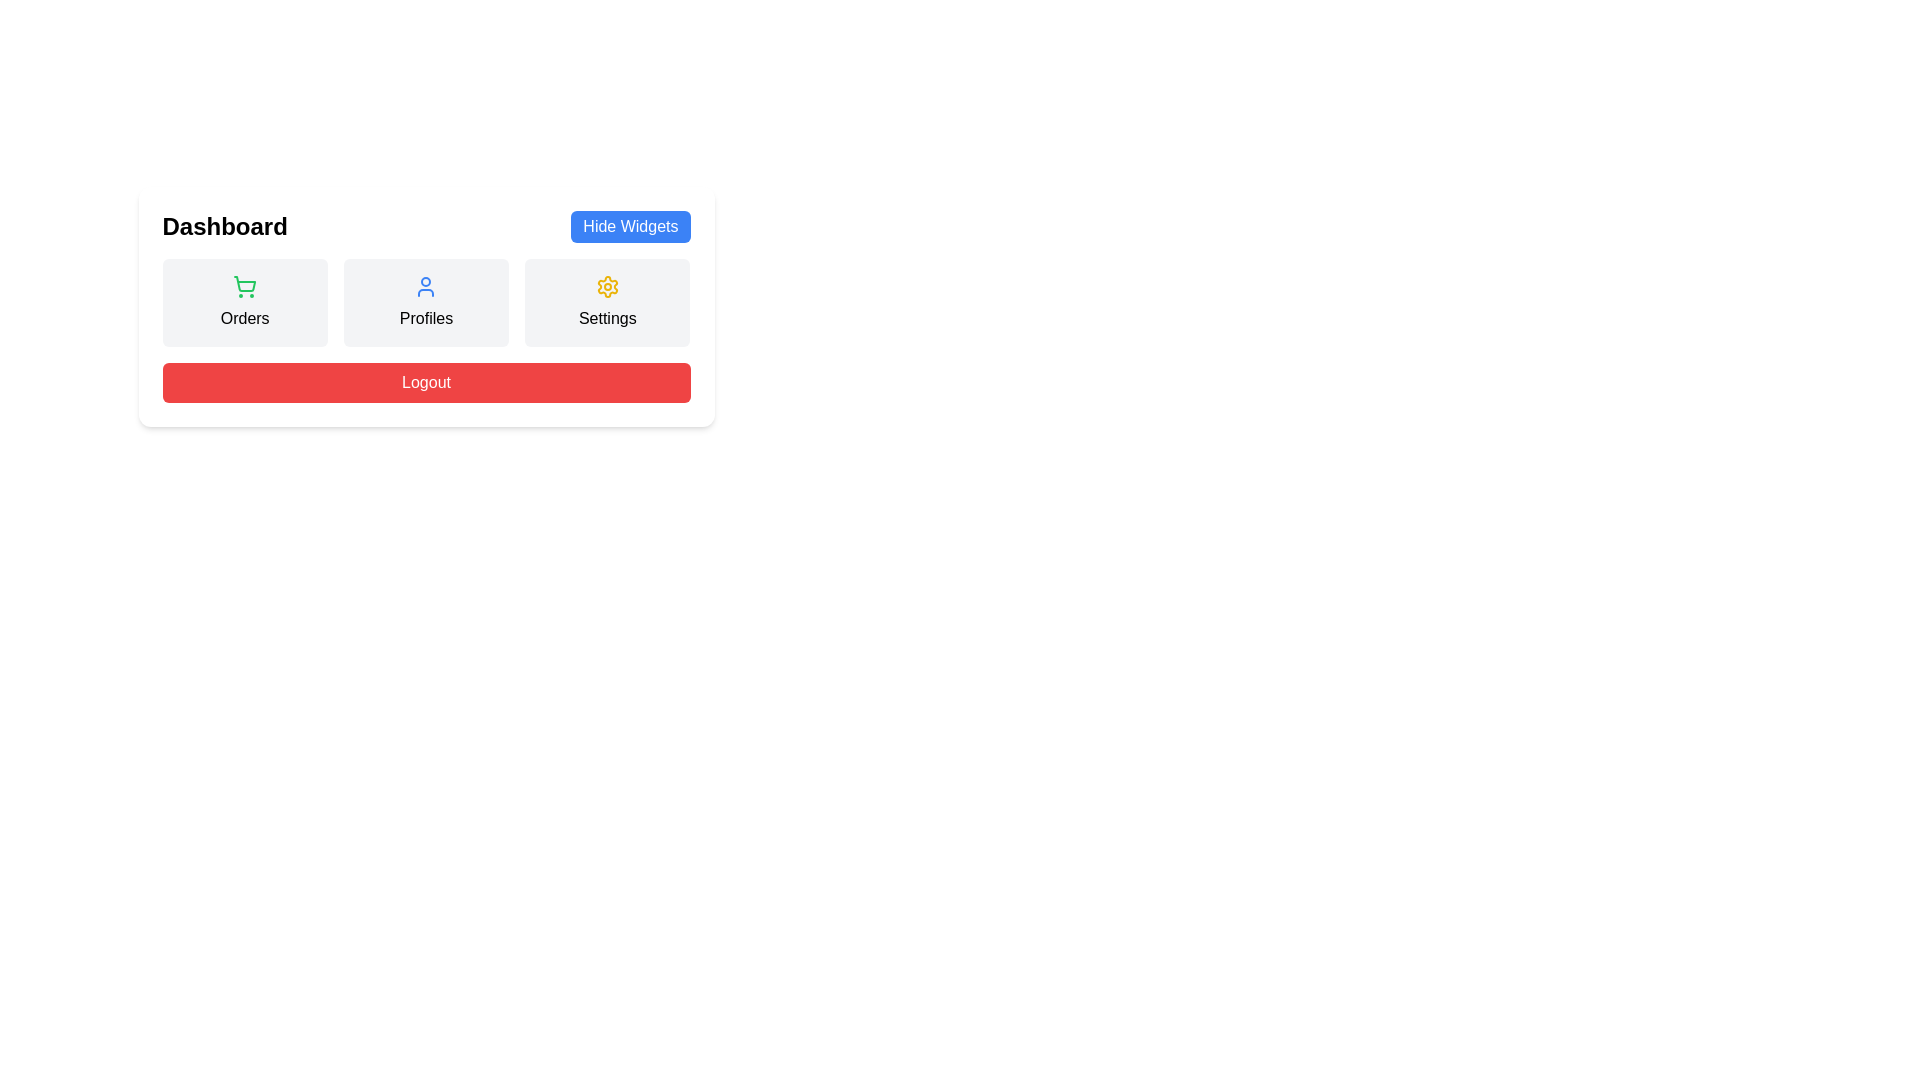  I want to click on the rectangular blue button labeled 'Hide Widgets' located in the top right corner of the section to hide widgets, so click(629, 226).